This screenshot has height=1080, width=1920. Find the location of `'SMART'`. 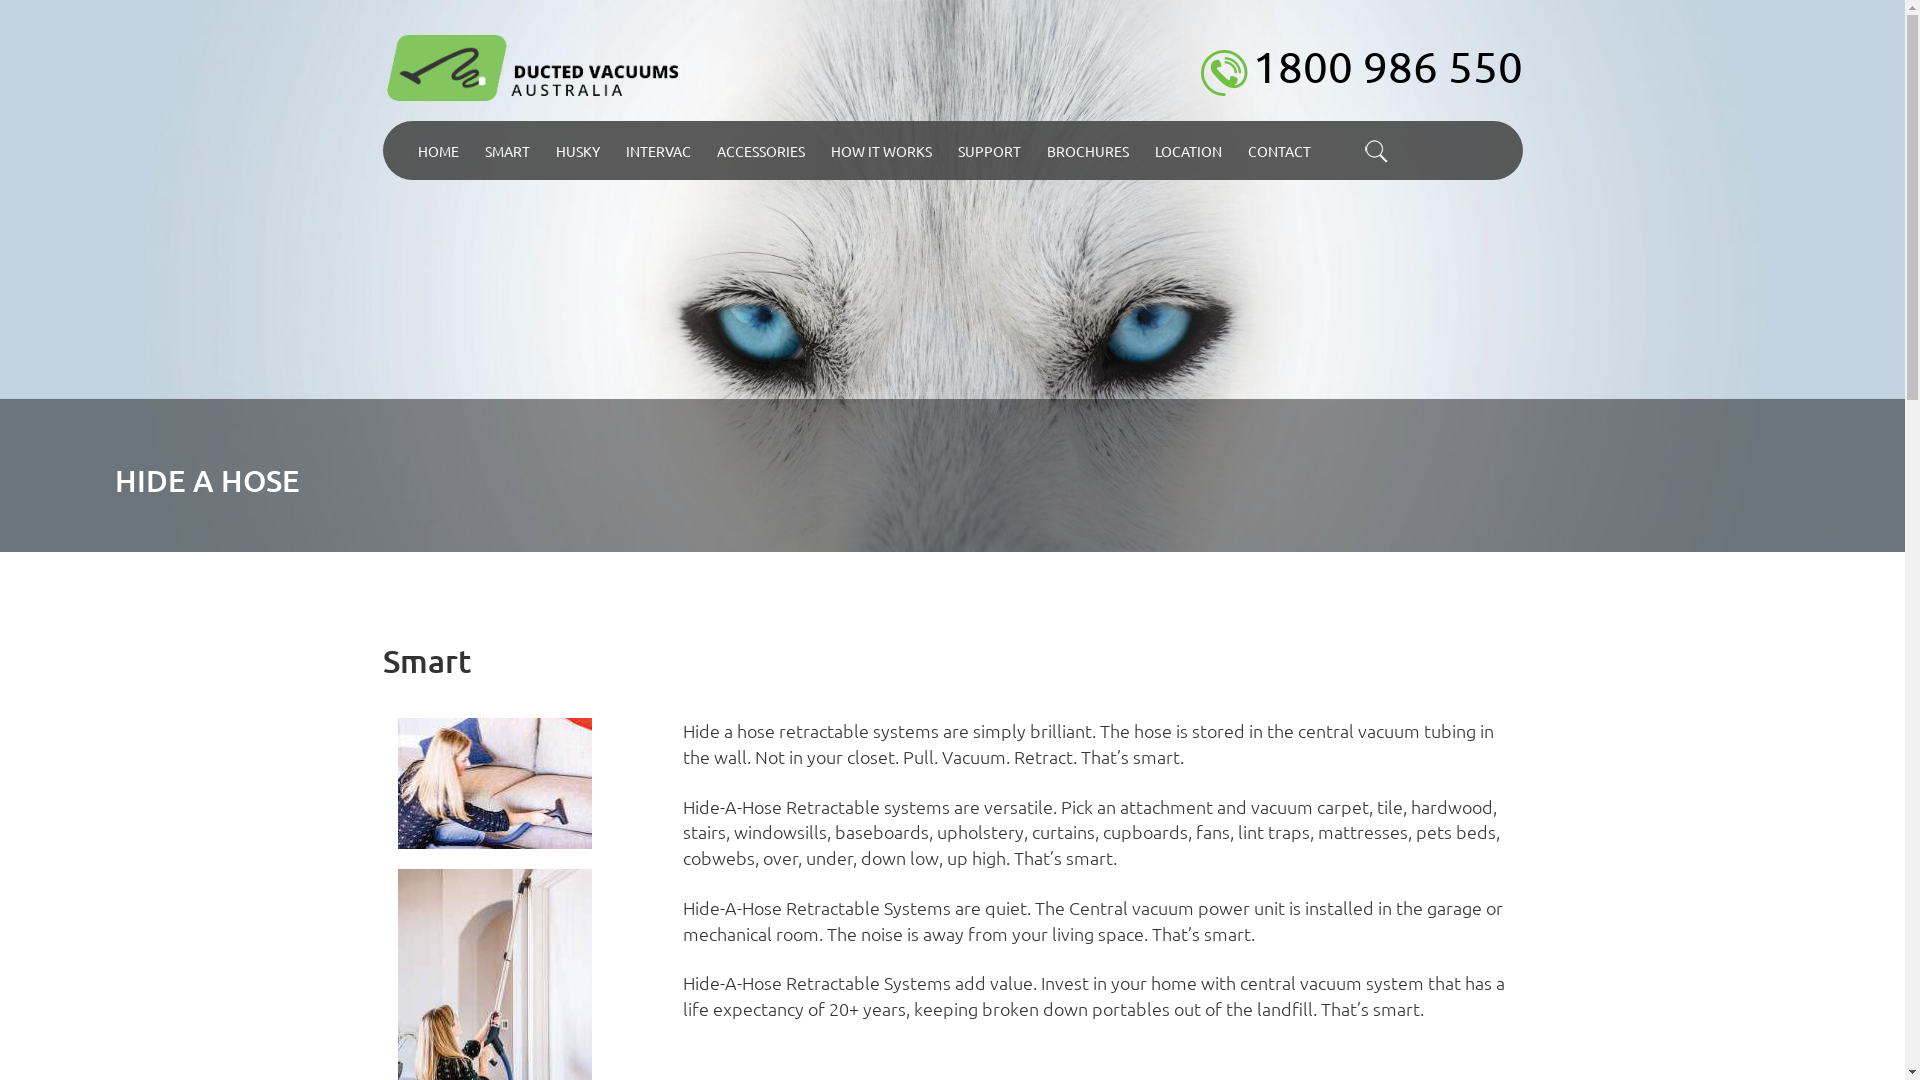

'SMART' is located at coordinates (507, 149).